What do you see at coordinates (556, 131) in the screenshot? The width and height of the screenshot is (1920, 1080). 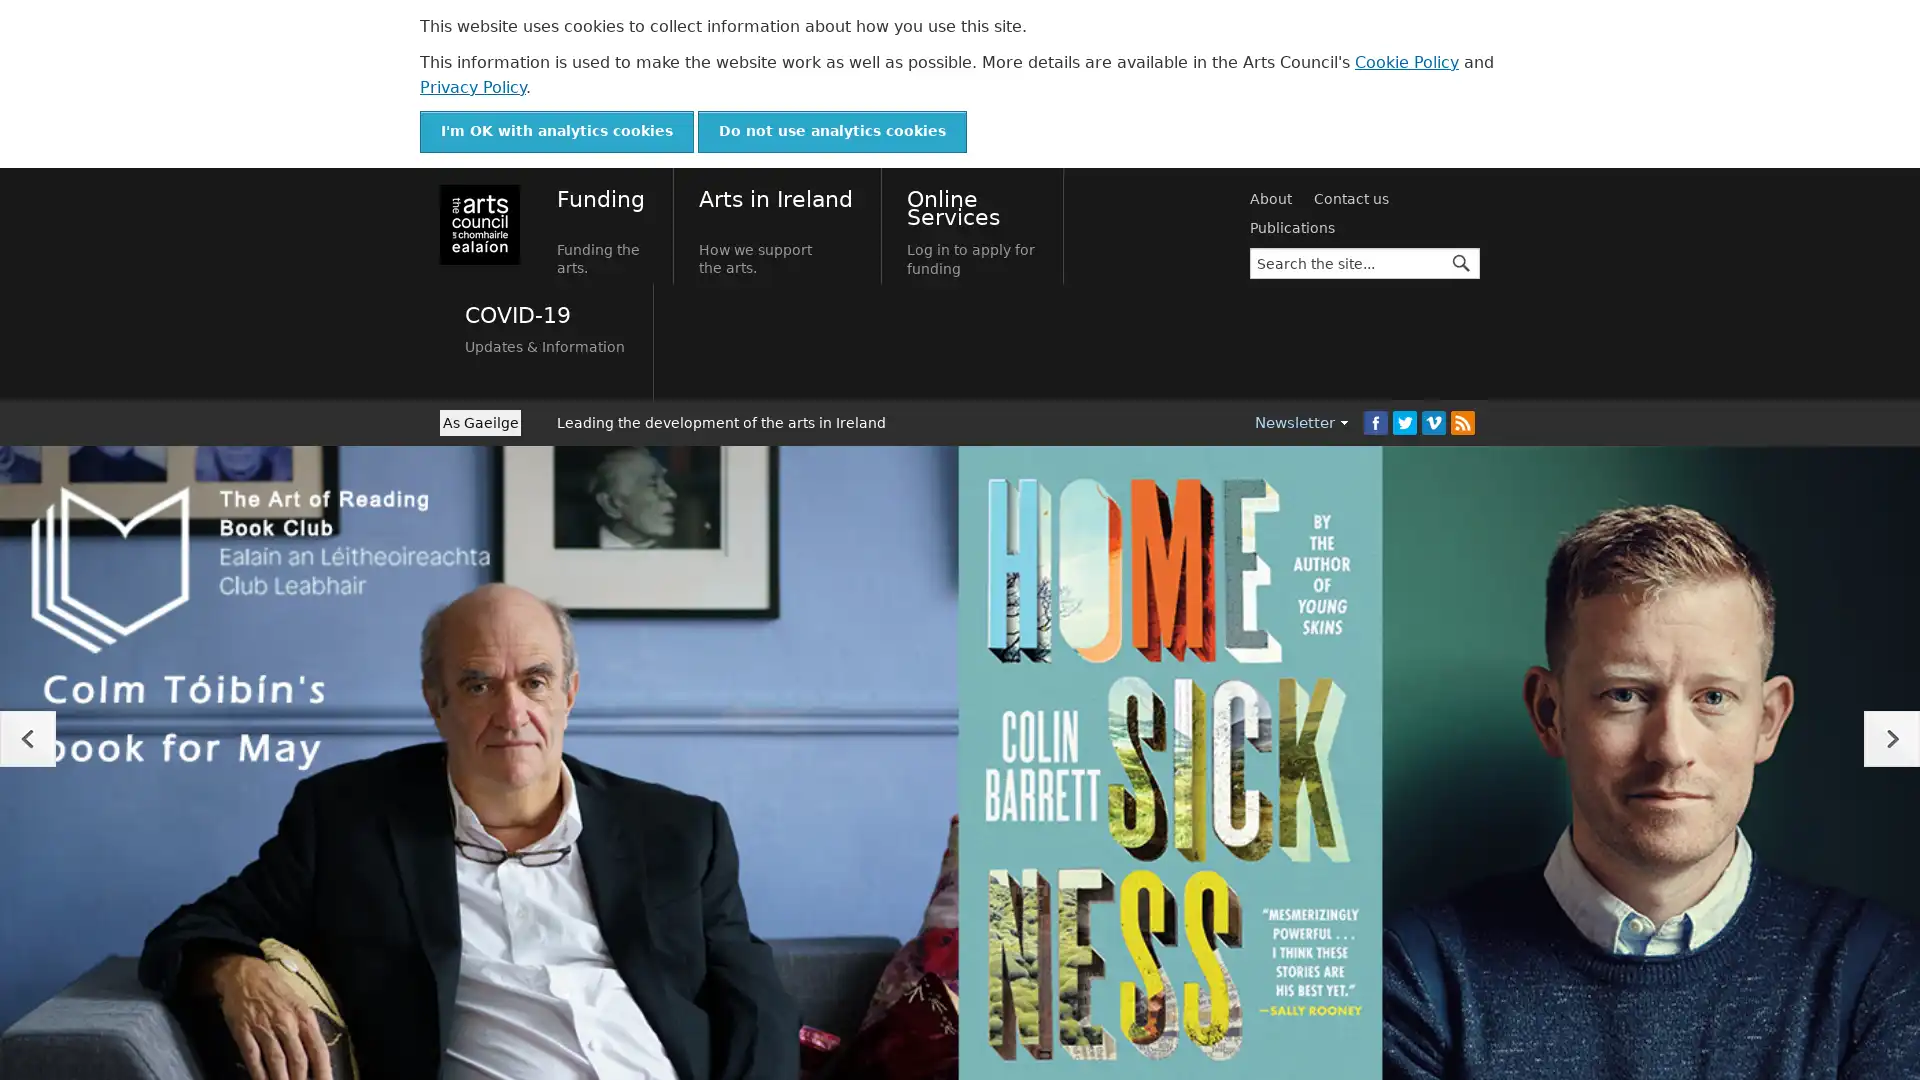 I see `I'm OK with analytics cookies` at bounding box center [556, 131].